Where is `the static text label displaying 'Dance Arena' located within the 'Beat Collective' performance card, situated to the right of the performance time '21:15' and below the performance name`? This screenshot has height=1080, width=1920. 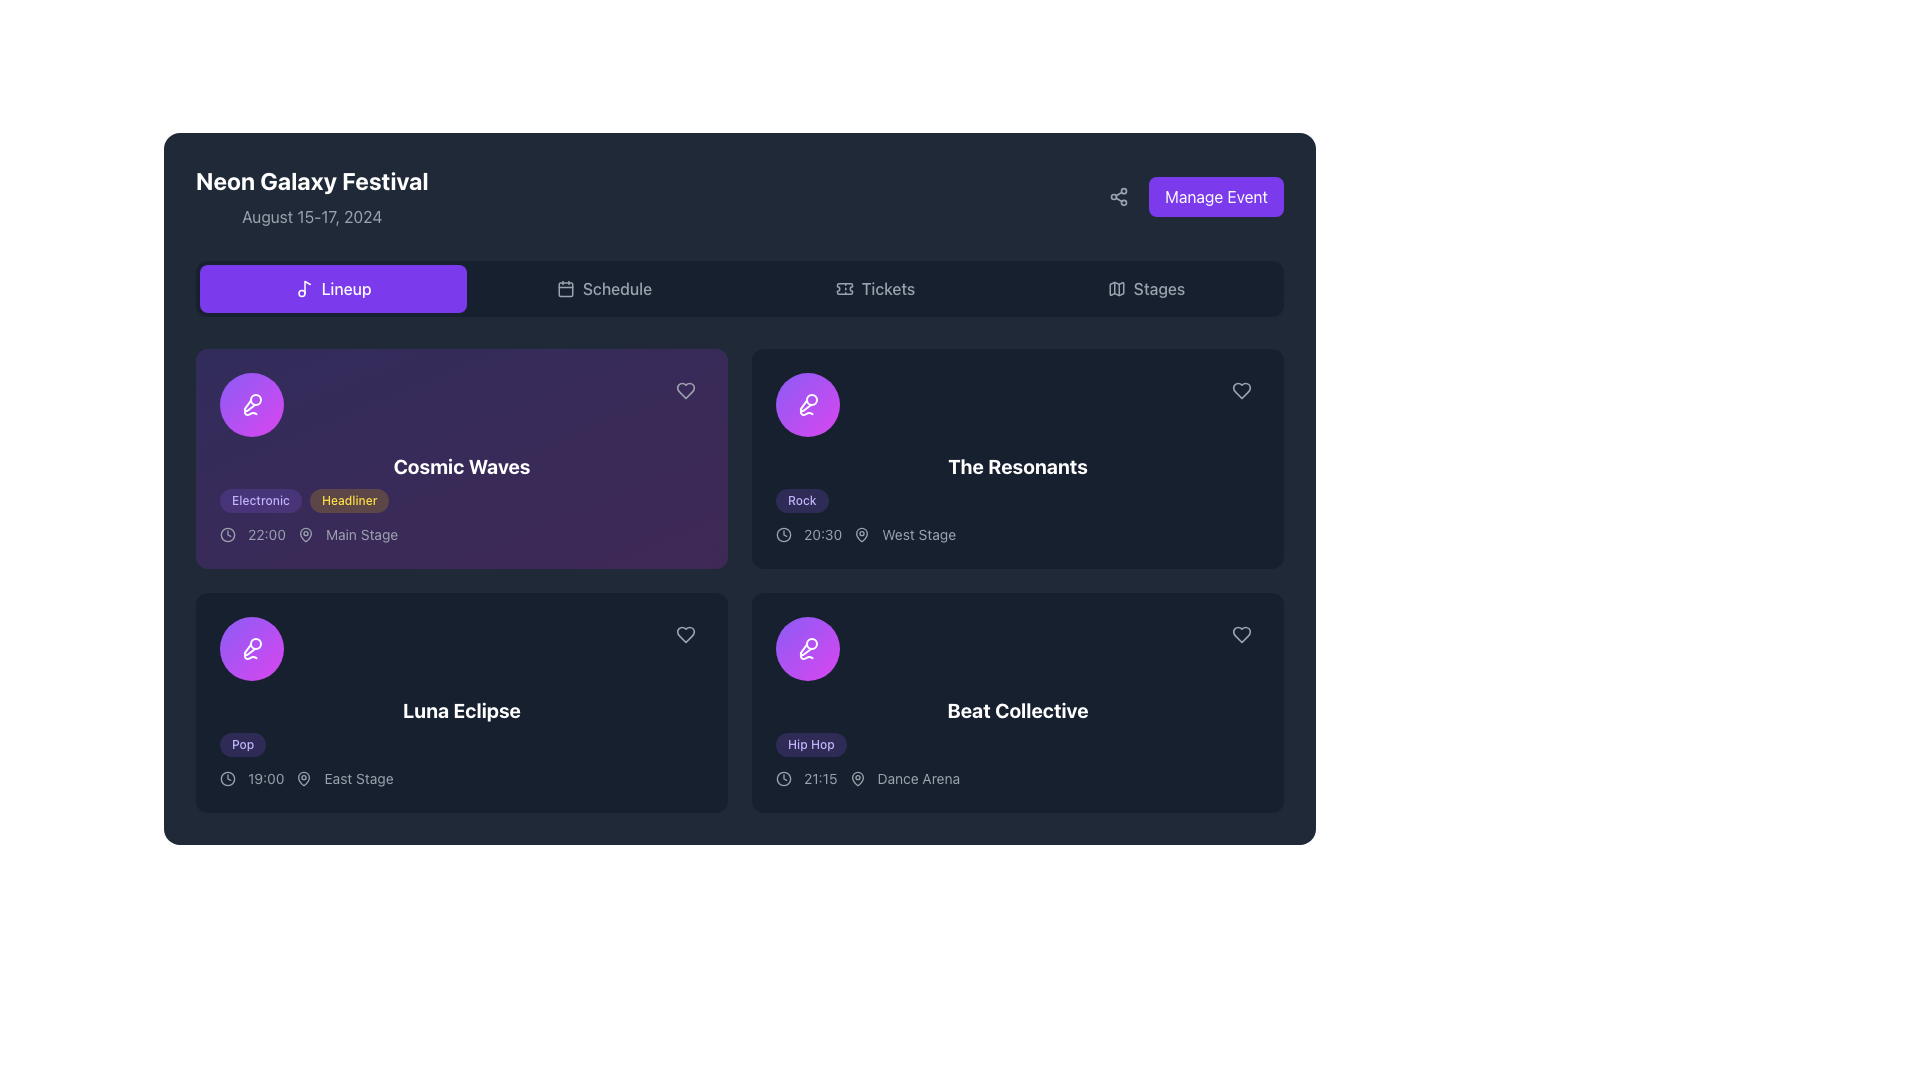 the static text label displaying 'Dance Arena' located within the 'Beat Collective' performance card, situated to the right of the performance time '21:15' and below the performance name is located at coordinates (917, 778).